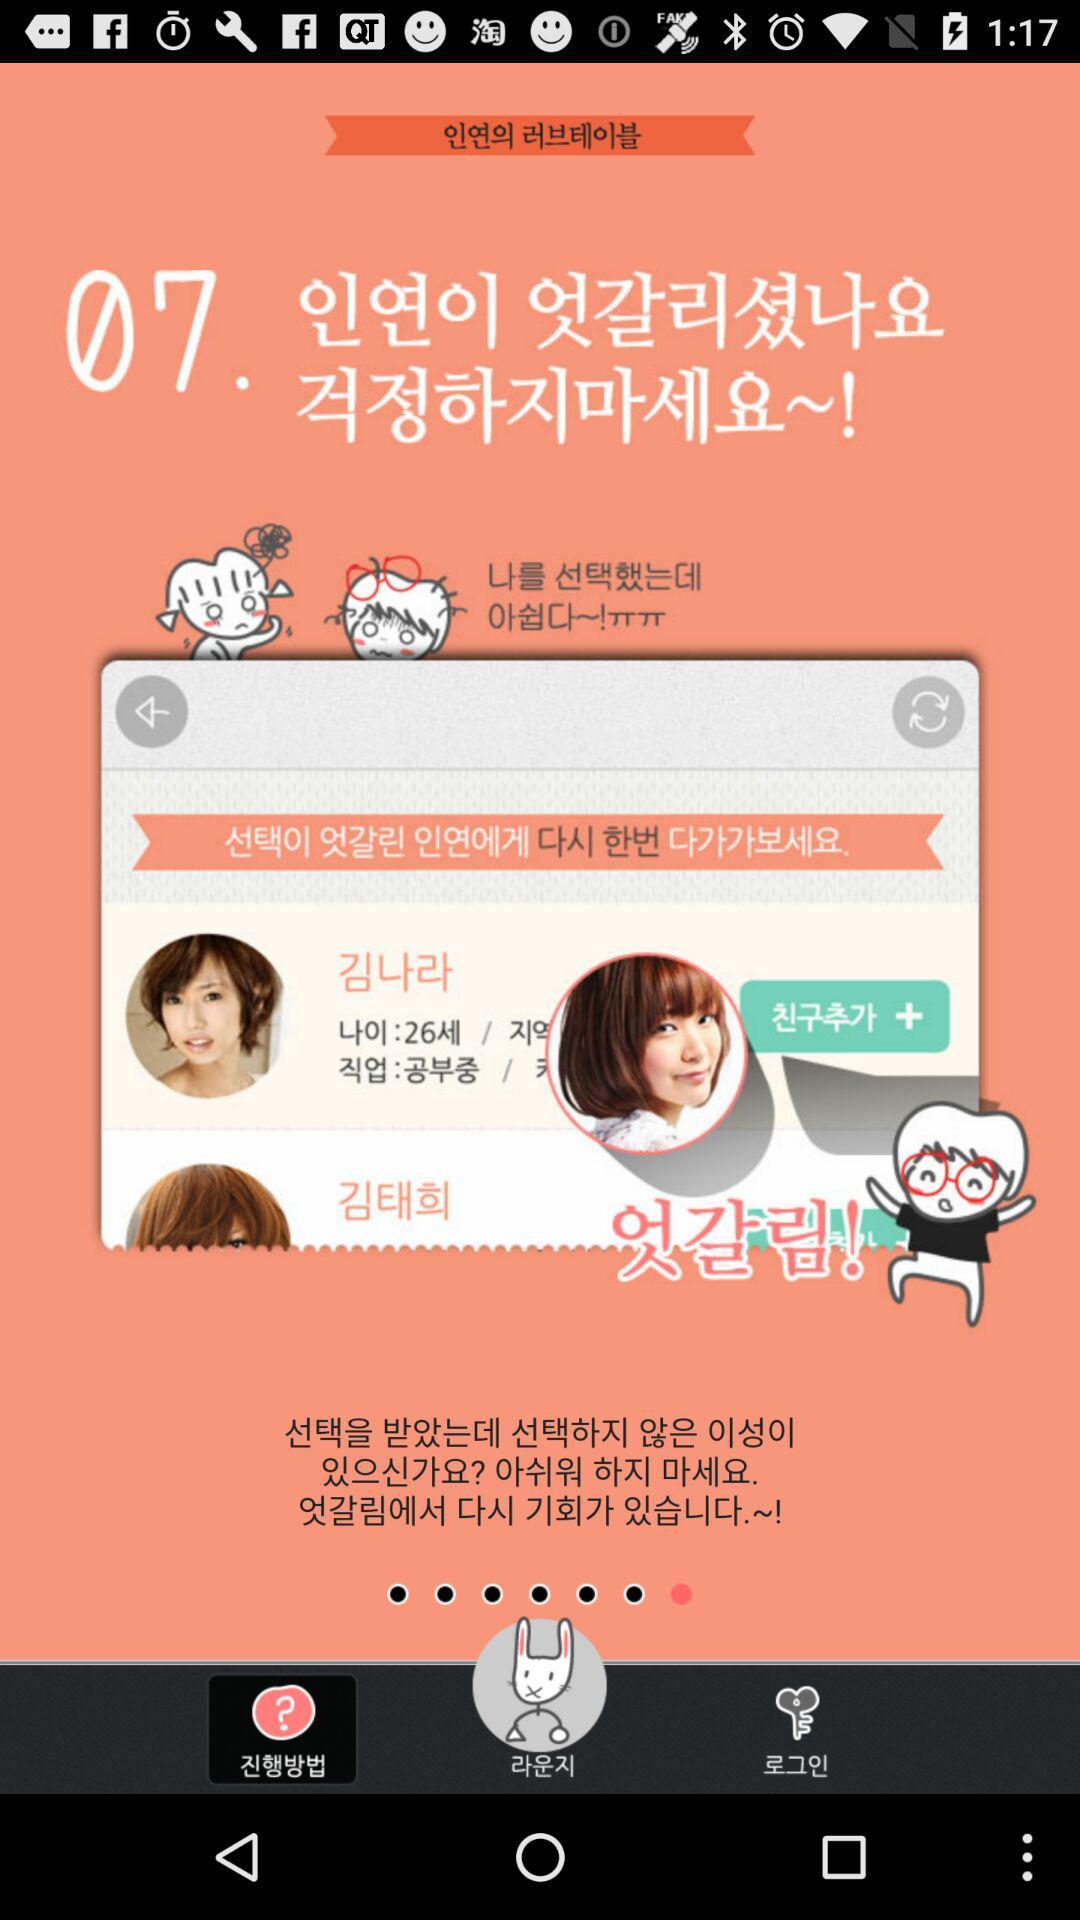 Image resolution: width=1080 pixels, height=1920 pixels. I want to click on 2nd dot for loading, so click(444, 1593).